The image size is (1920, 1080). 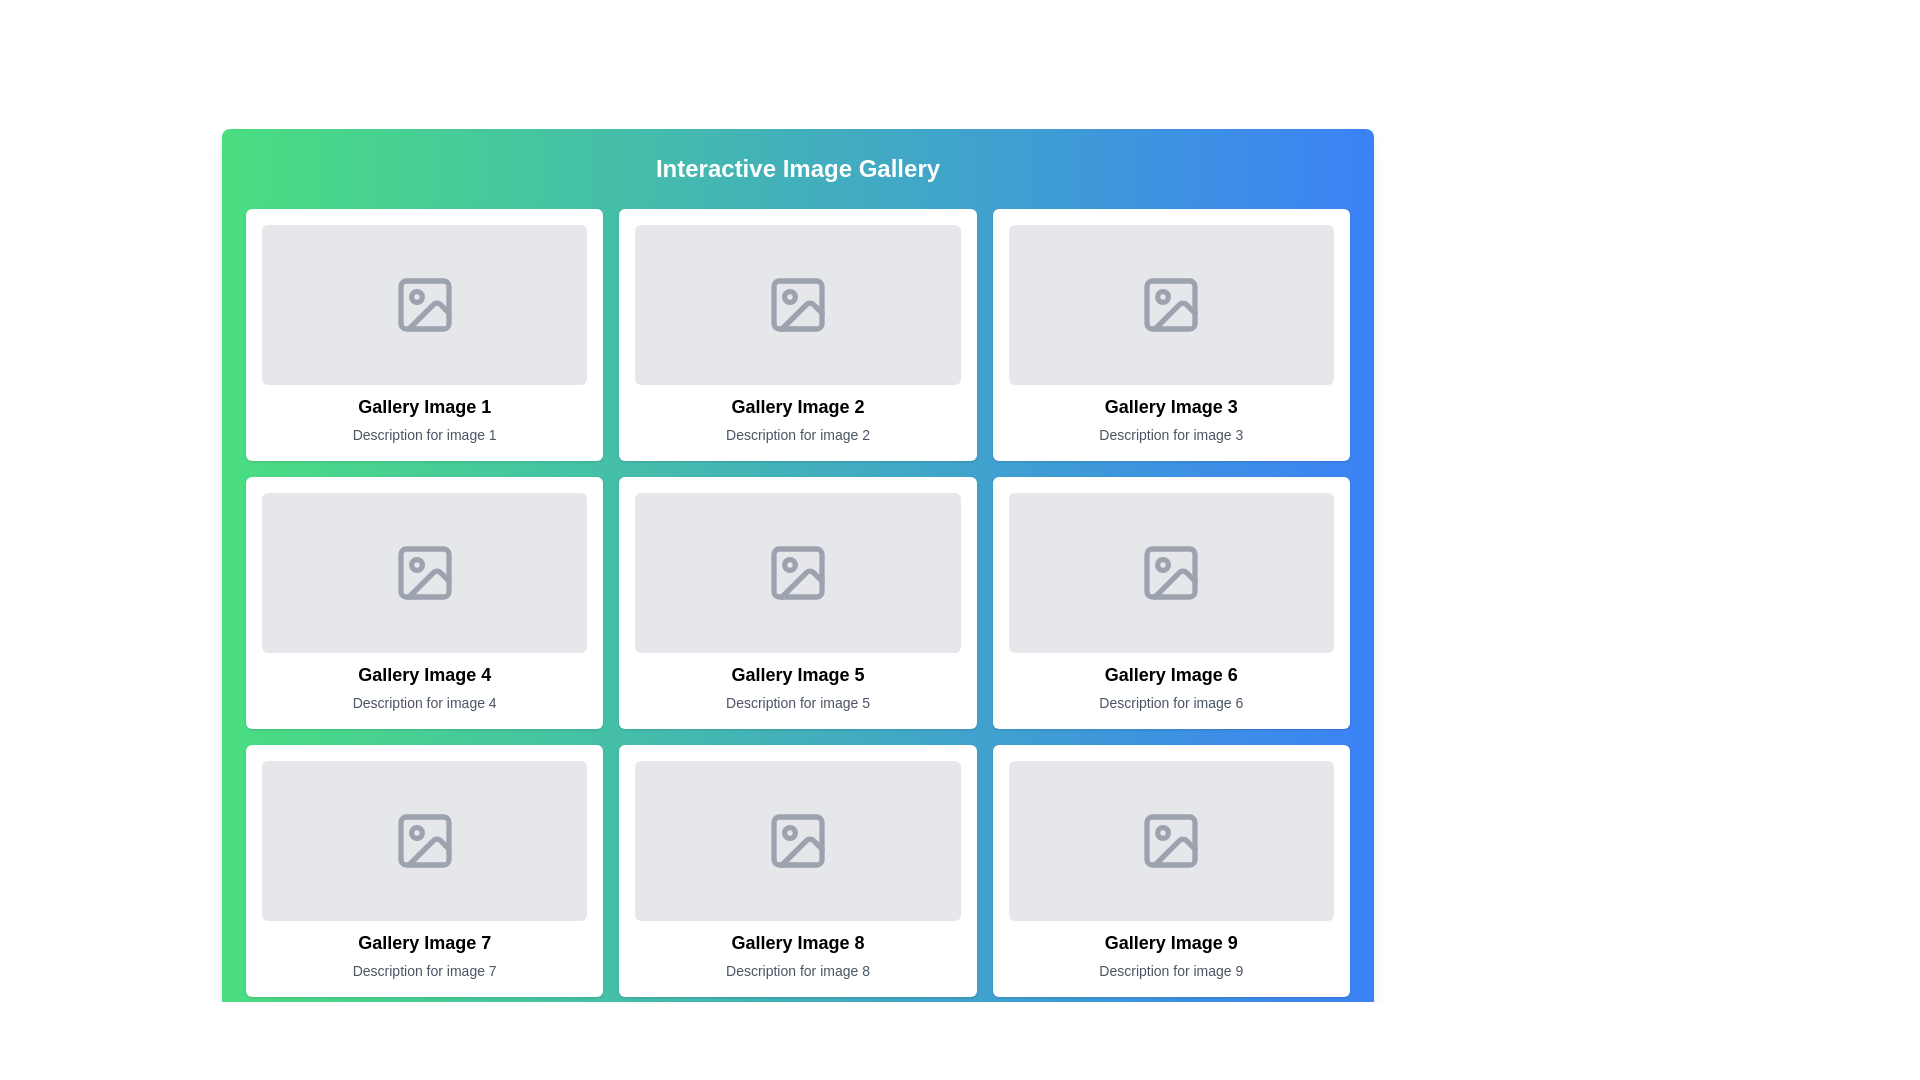 What do you see at coordinates (1171, 601) in the screenshot?
I see `the display card located in the second row, third column of the grid layout` at bounding box center [1171, 601].